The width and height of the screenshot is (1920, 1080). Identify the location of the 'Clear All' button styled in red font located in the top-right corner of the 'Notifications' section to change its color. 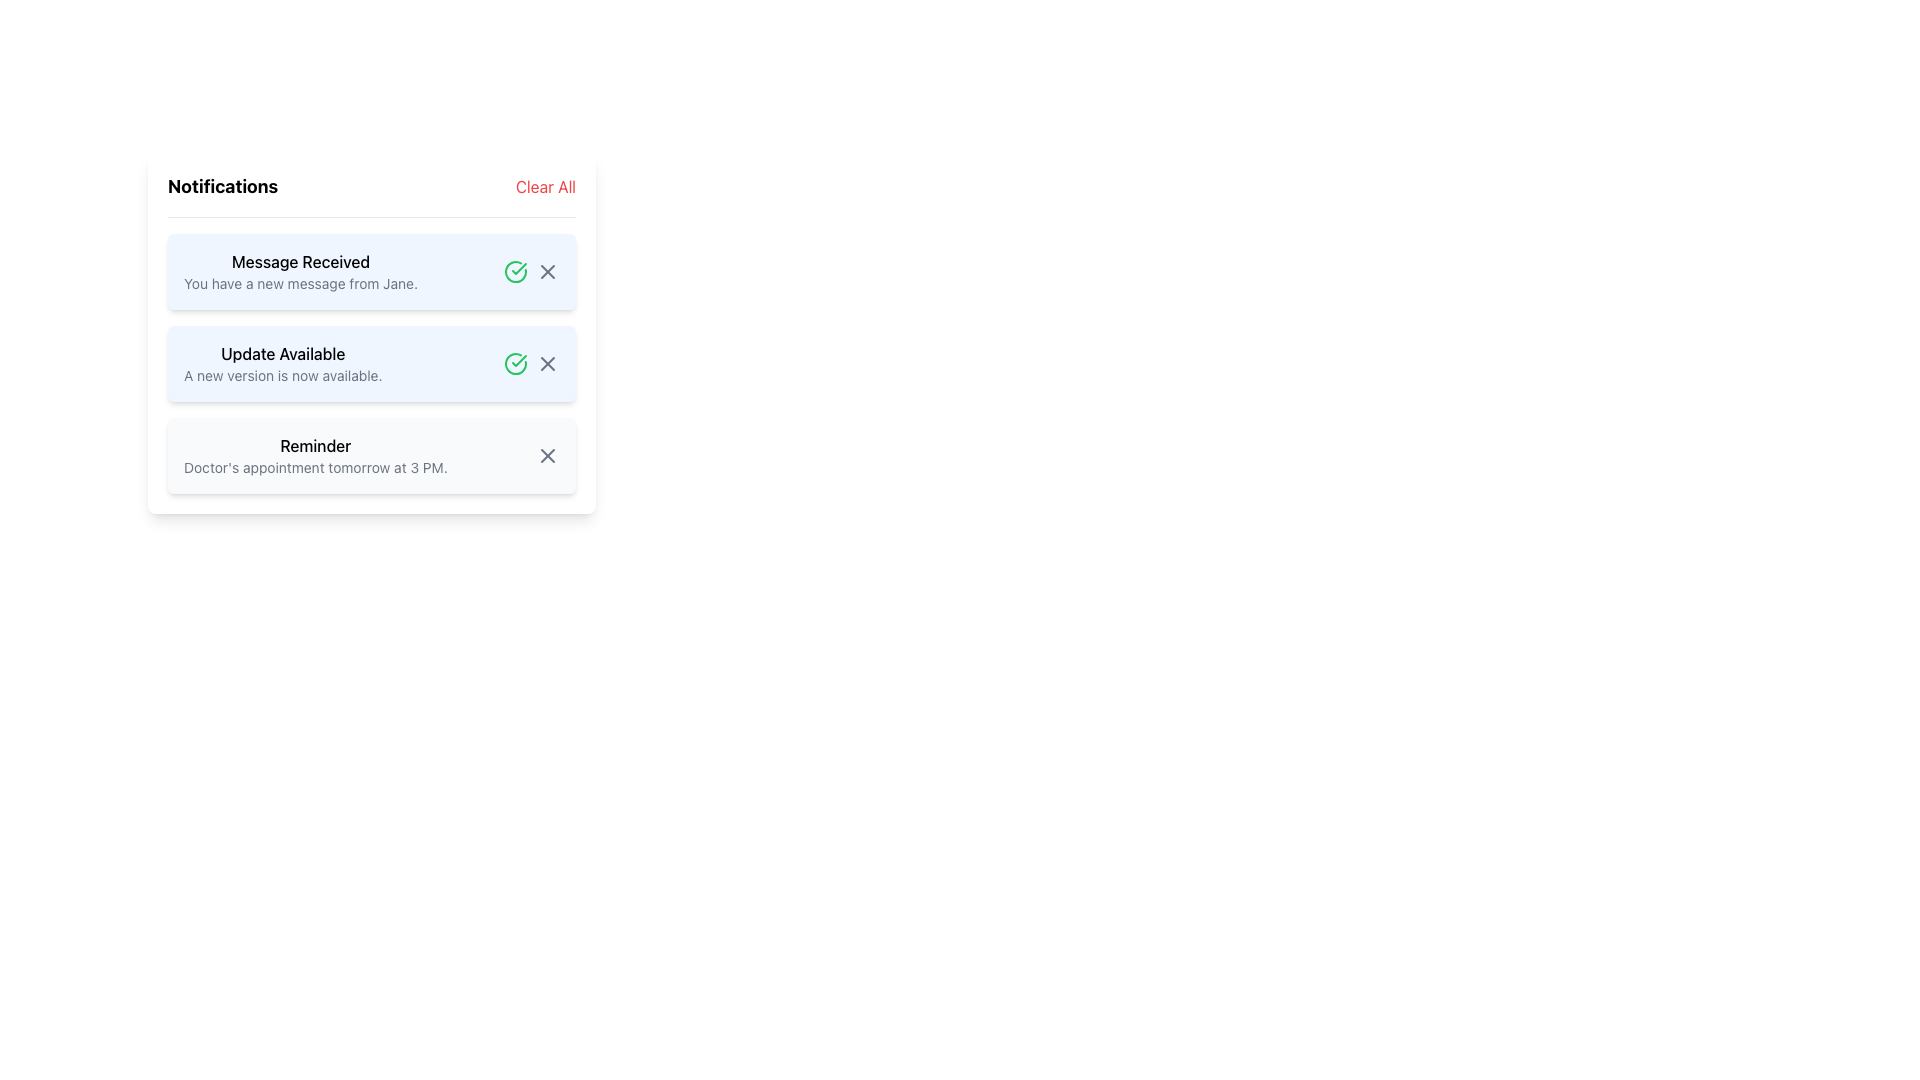
(545, 186).